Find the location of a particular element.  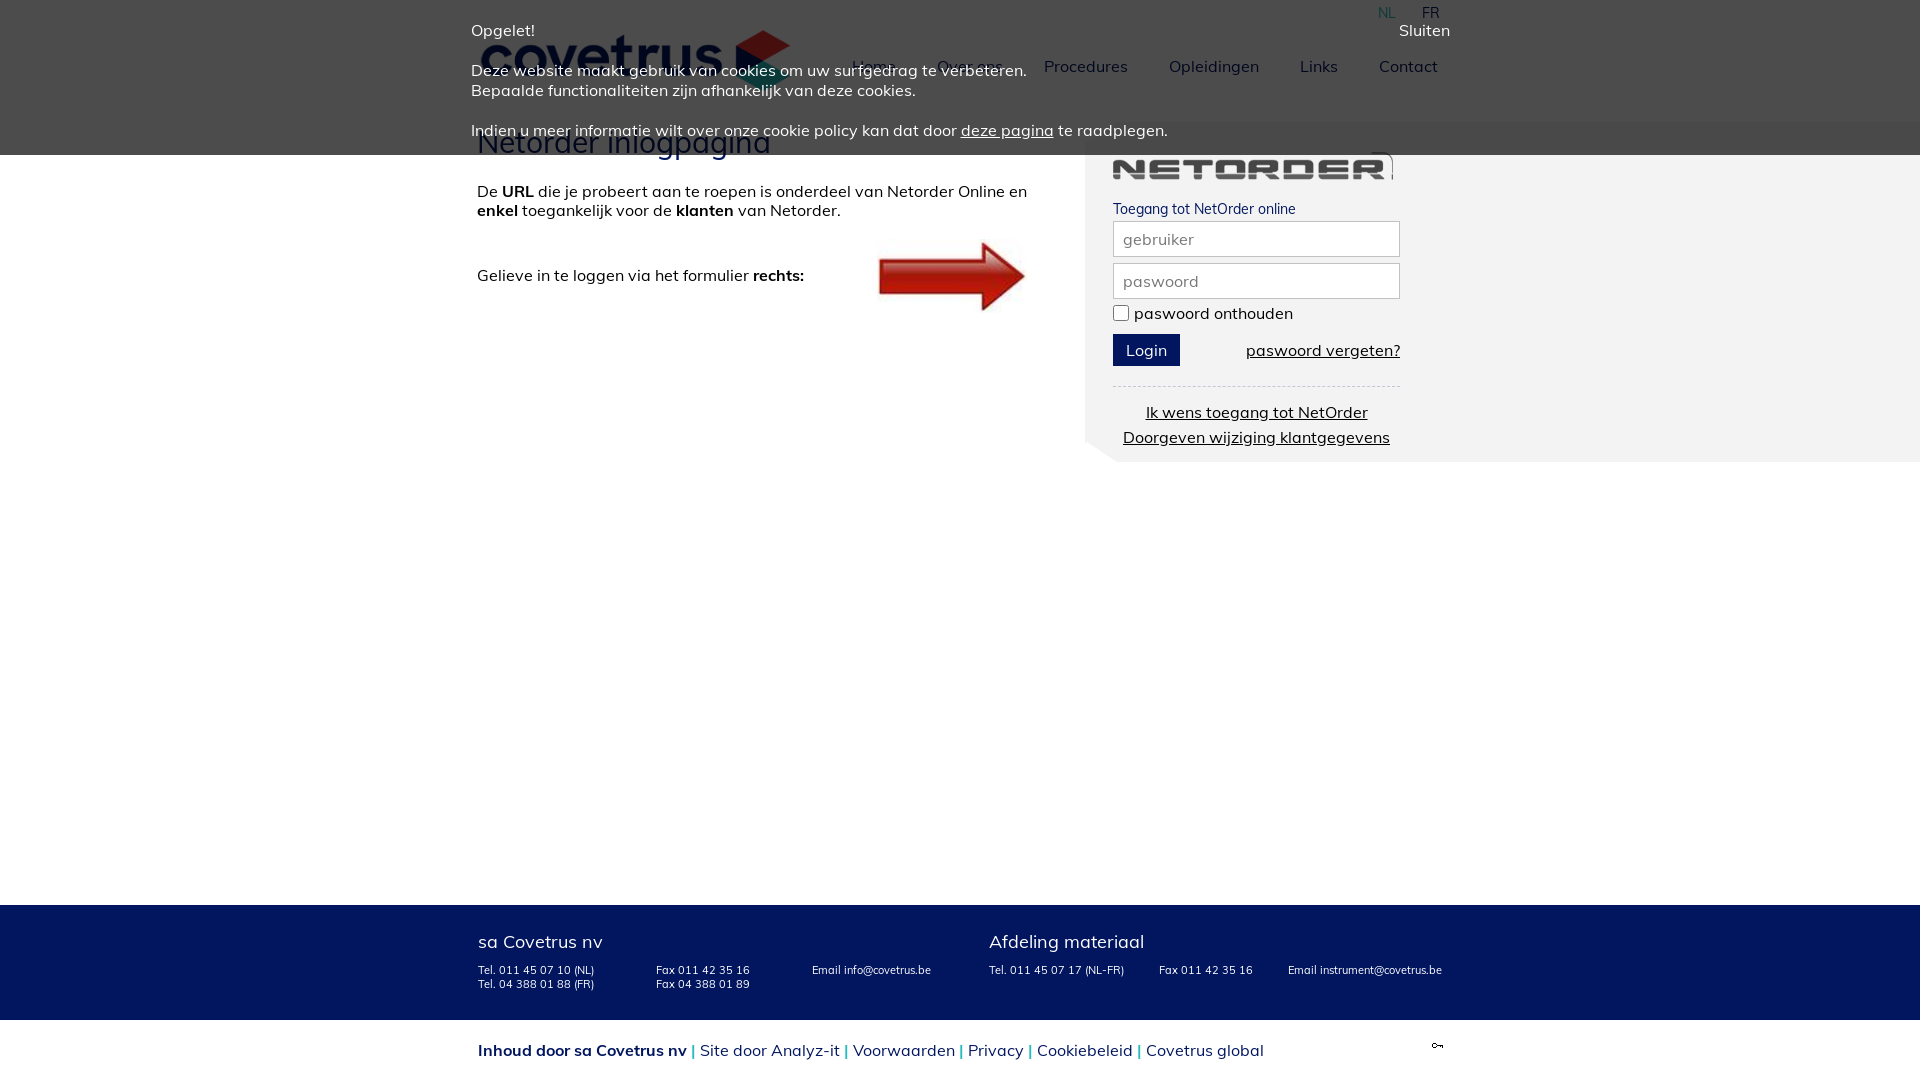

'FR' is located at coordinates (1429, 10).